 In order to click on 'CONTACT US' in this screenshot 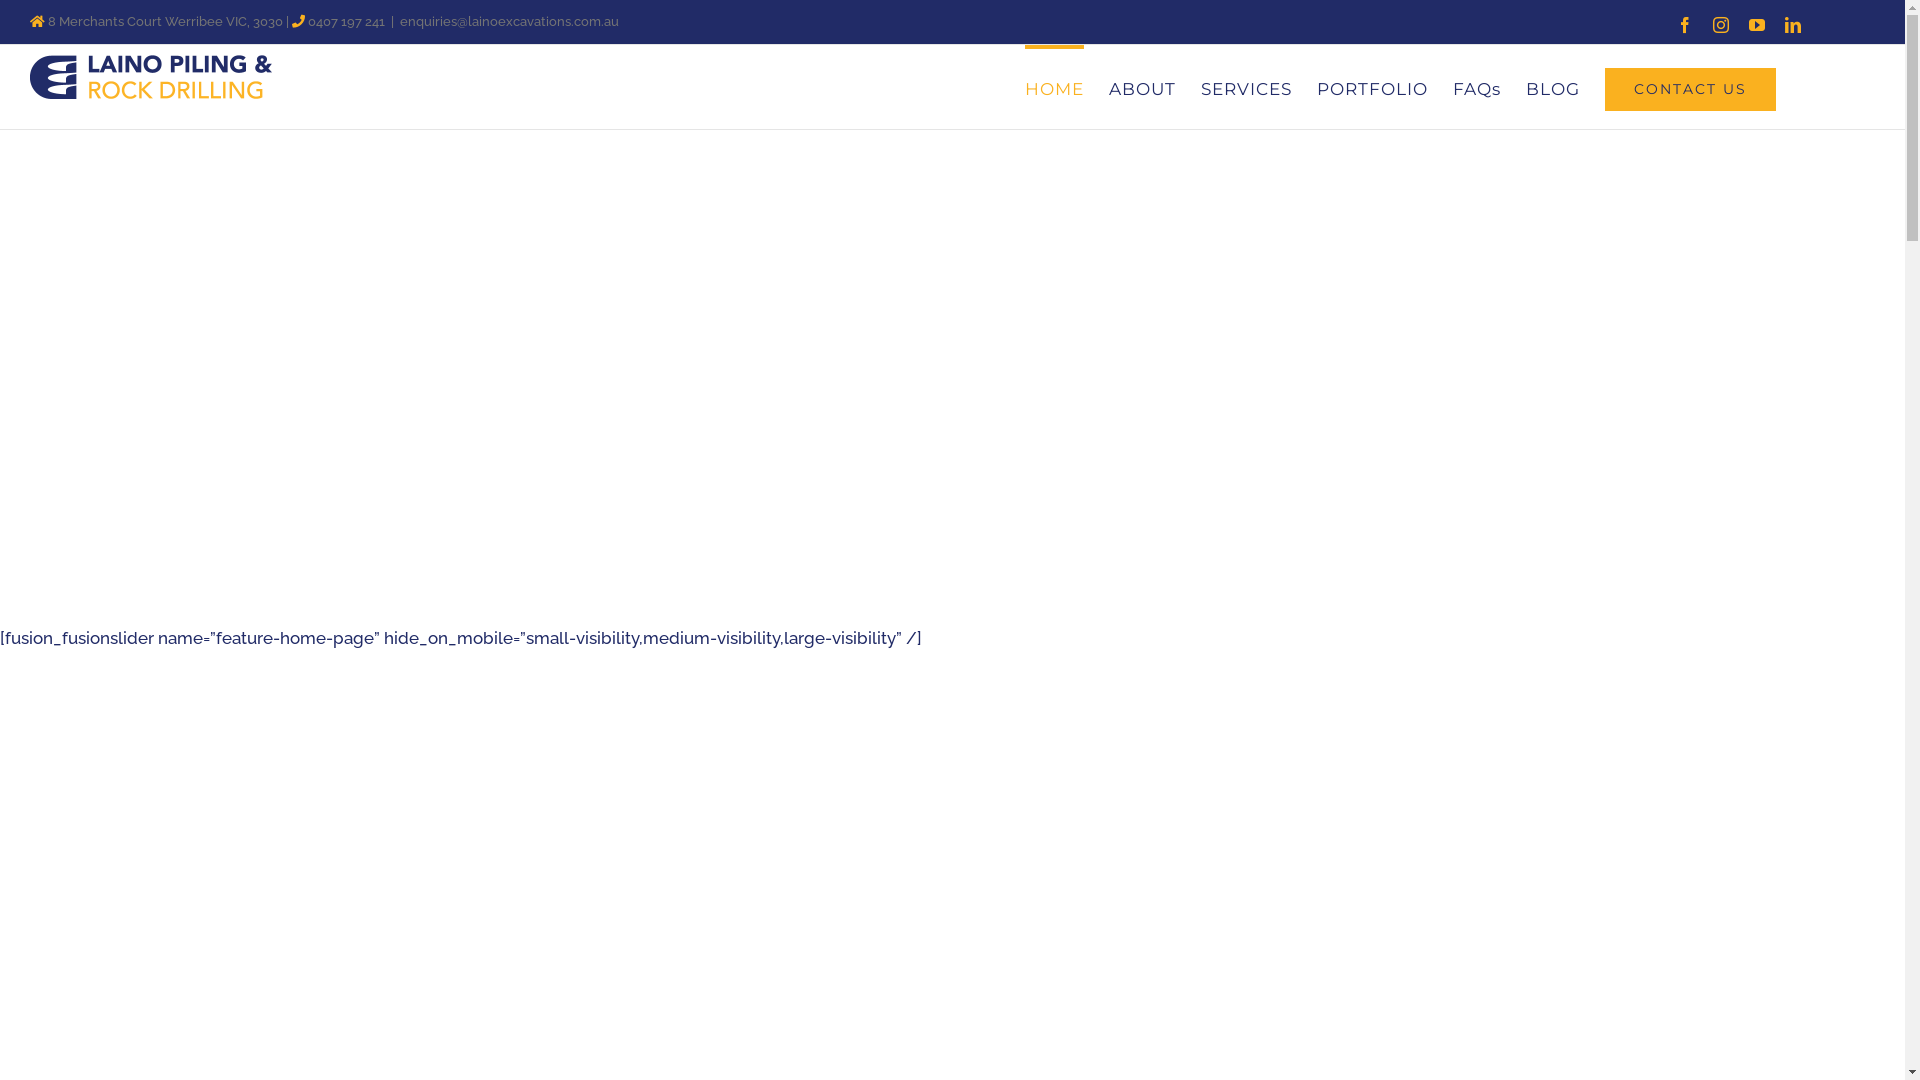, I will do `click(1689, 86)`.